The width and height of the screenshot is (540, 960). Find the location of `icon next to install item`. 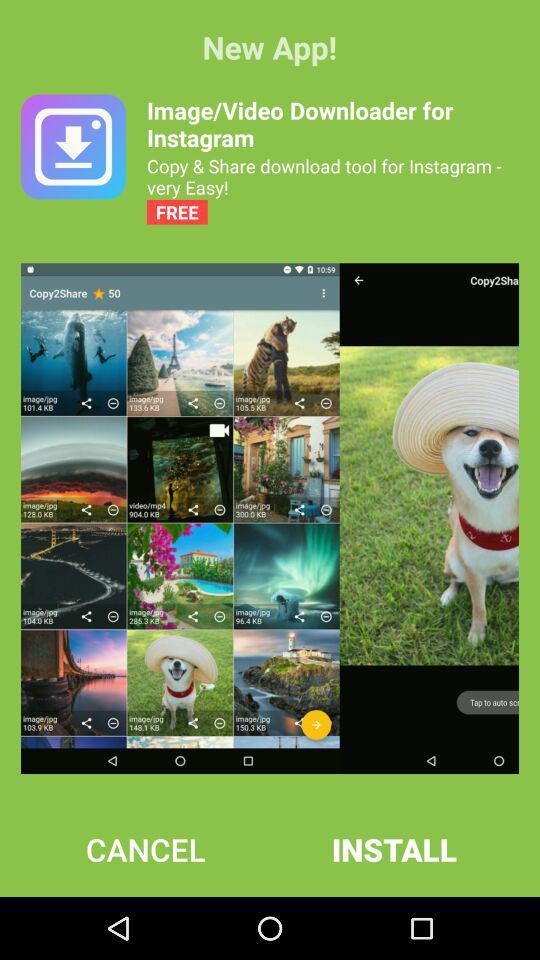

icon next to install item is located at coordinates (144, 848).